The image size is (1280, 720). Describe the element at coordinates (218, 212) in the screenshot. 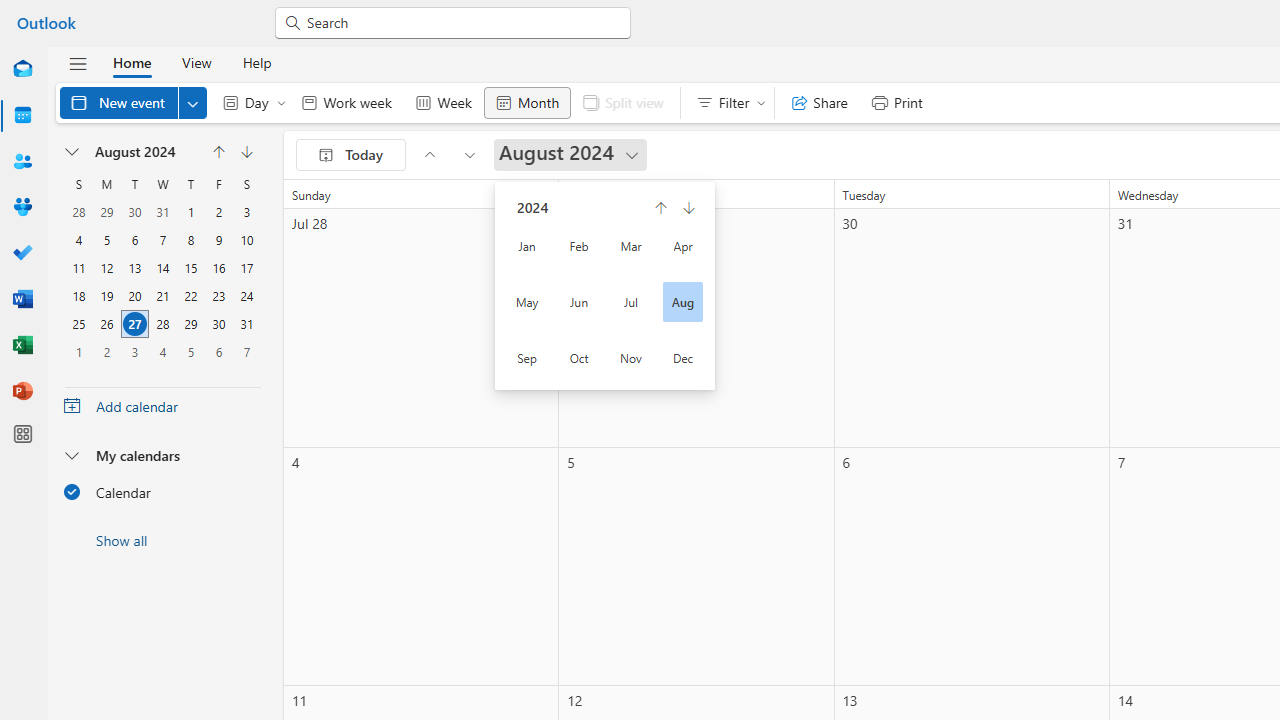

I see `'2, August, 2024'` at that location.